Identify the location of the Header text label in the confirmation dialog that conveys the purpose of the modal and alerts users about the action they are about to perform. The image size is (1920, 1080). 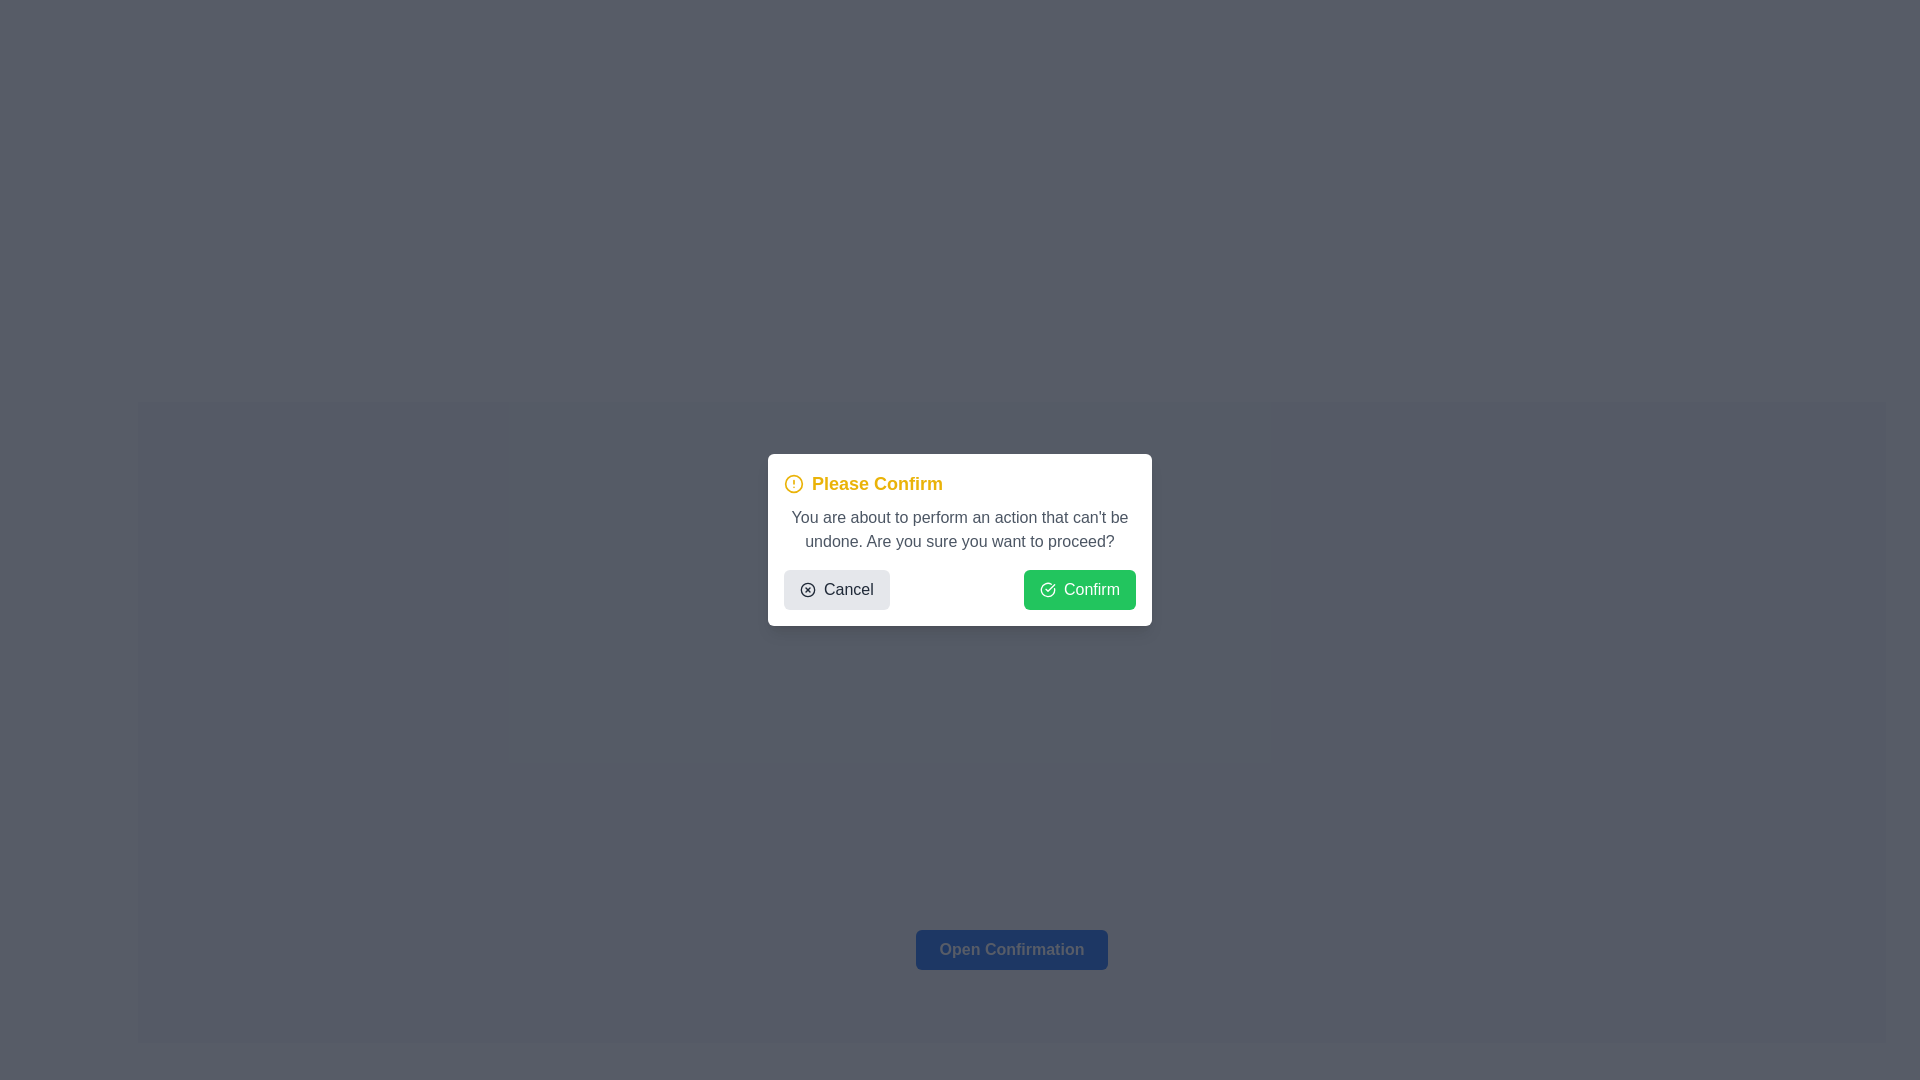
(877, 483).